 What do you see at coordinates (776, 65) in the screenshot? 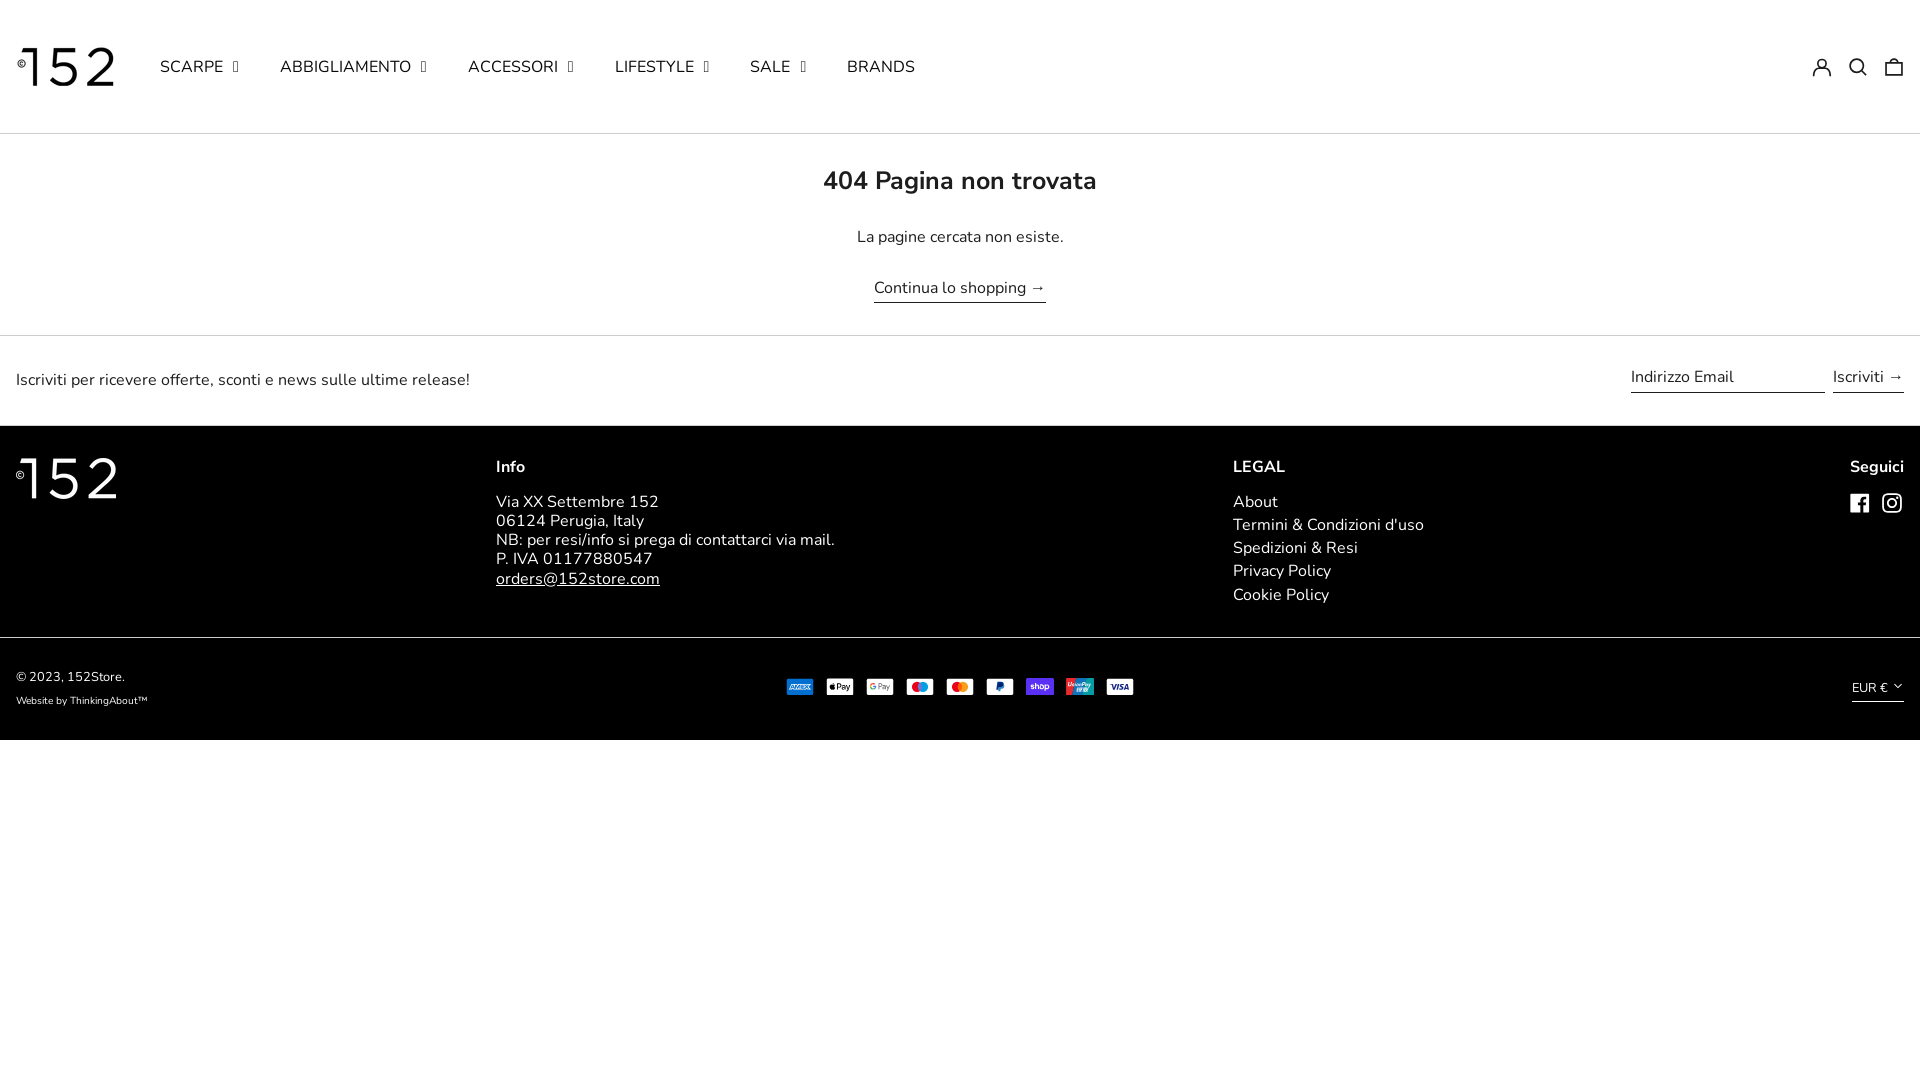
I see `'SALE'` at bounding box center [776, 65].